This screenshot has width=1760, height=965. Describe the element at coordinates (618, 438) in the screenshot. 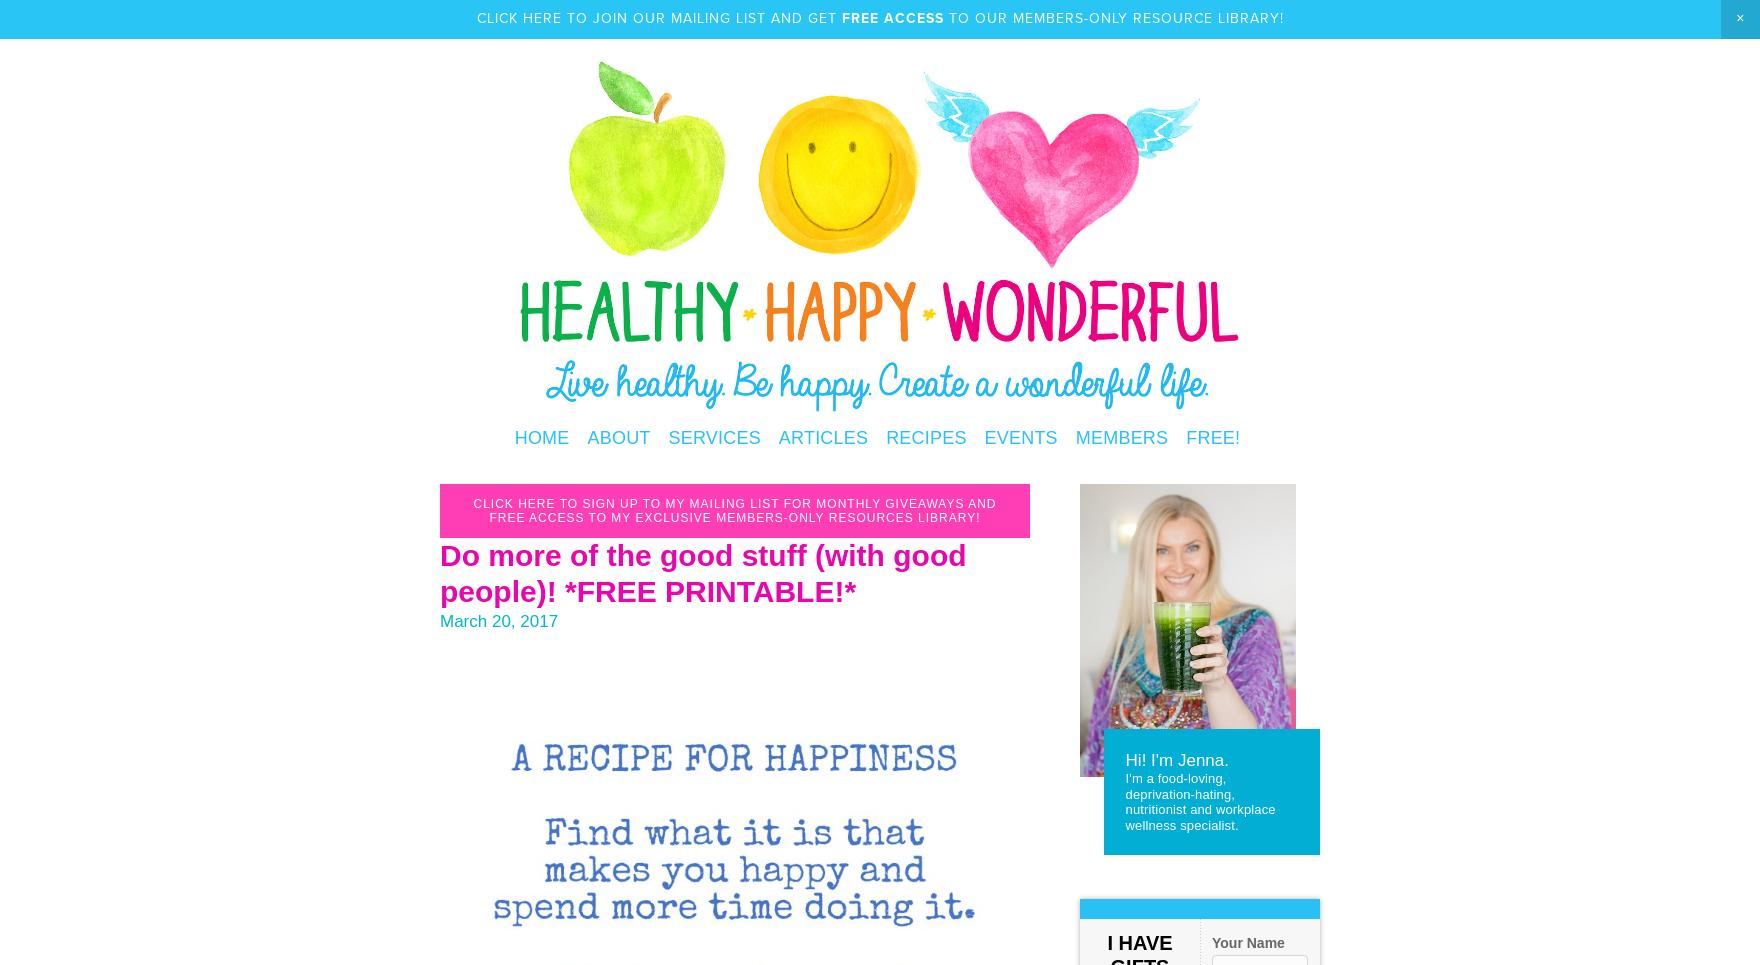

I see `'About'` at that location.